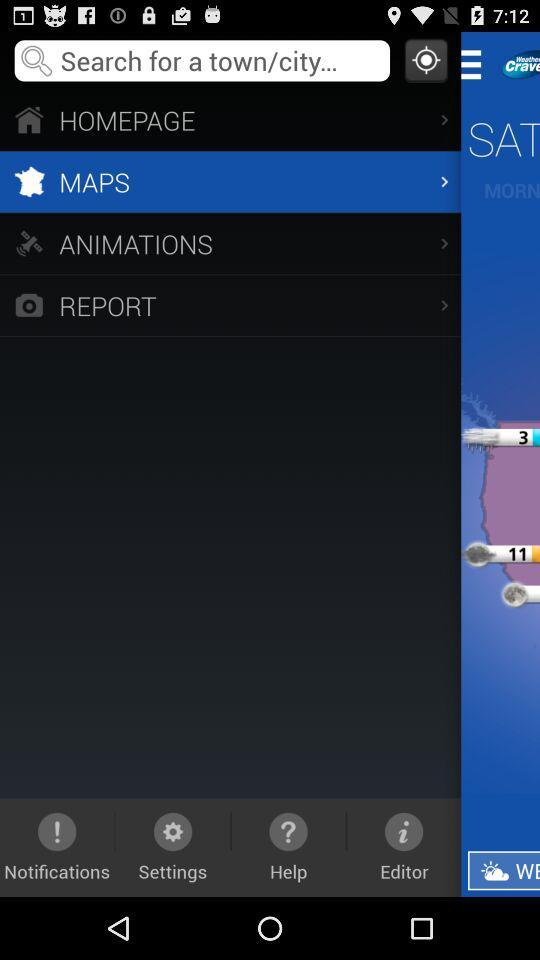  I want to click on animations, so click(229, 242).